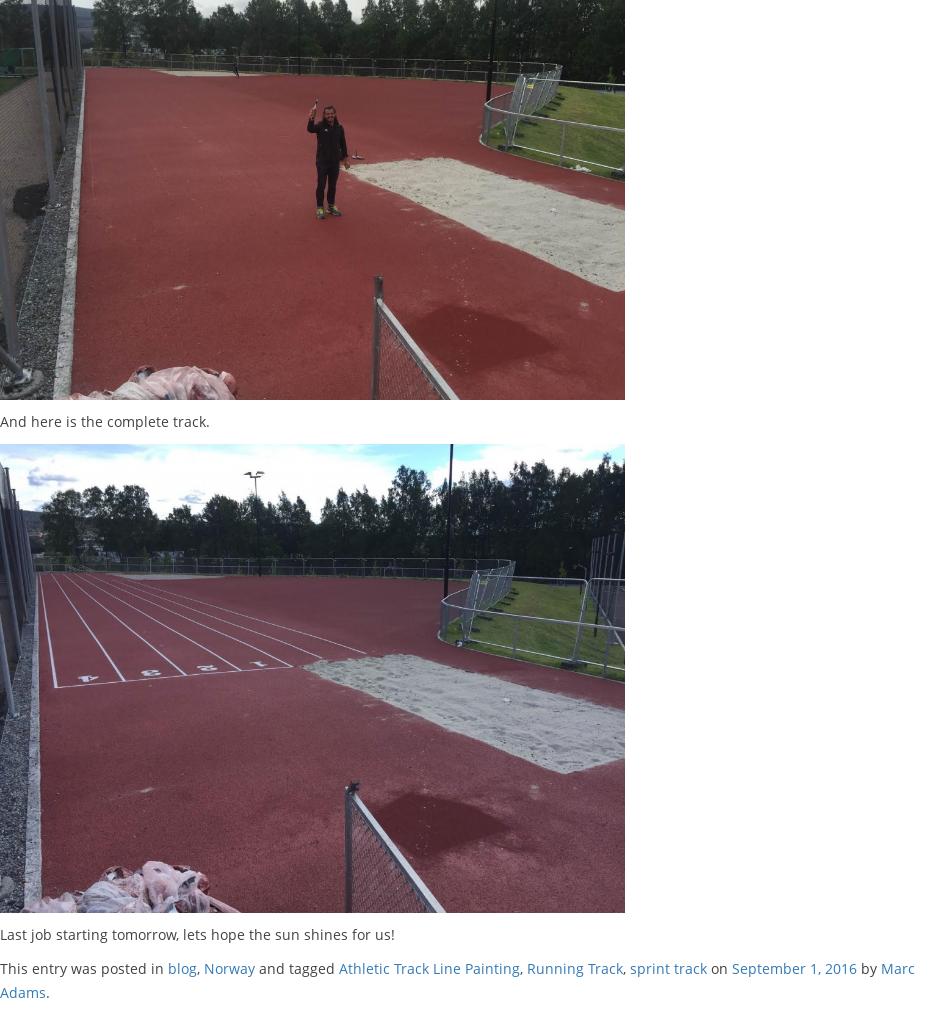 The width and height of the screenshot is (950, 1019). What do you see at coordinates (718, 966) in the screenshot?
I see `'on'` at bounding box center [718, 966].